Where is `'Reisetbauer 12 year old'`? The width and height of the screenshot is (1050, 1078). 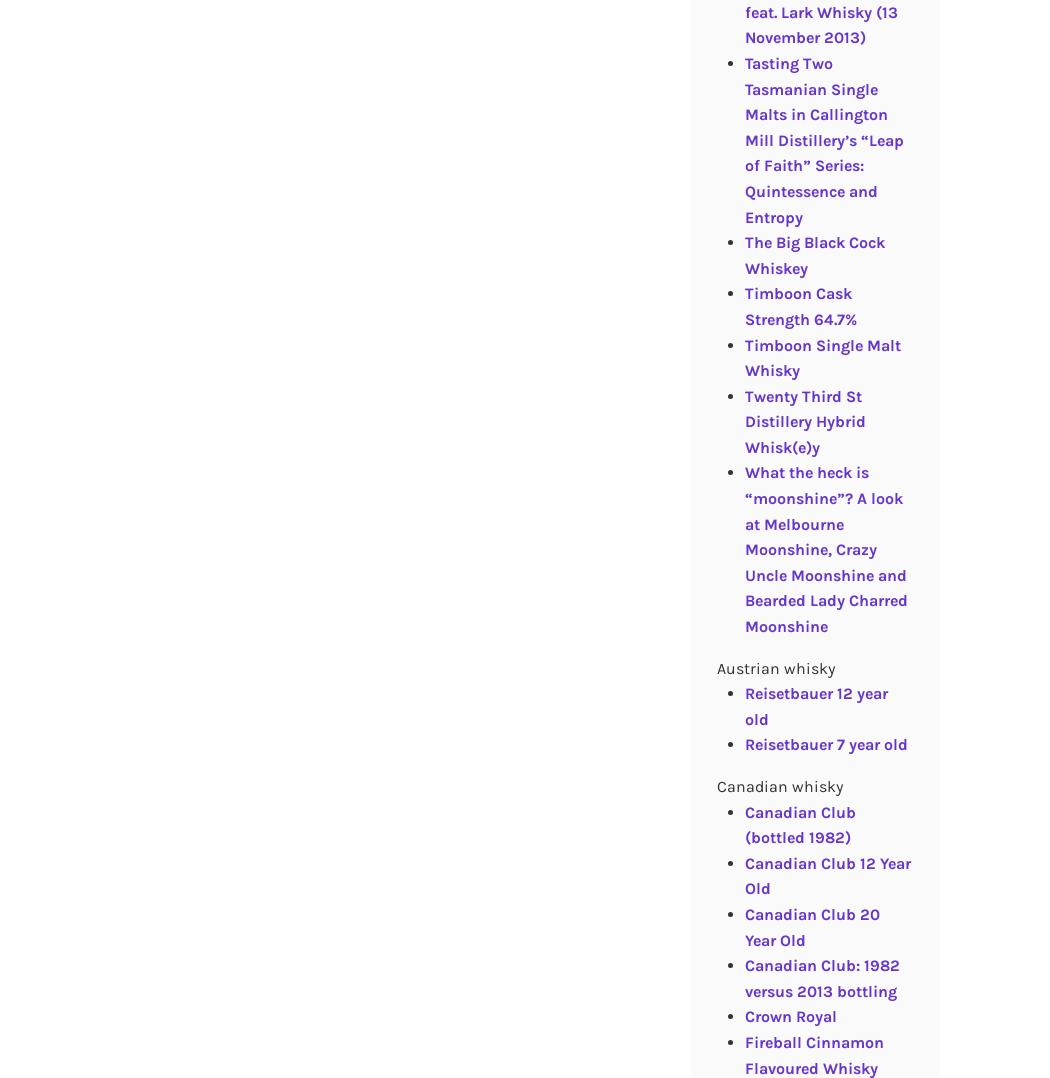
'Reisetbauer 12 year old' is located at coordinates (814, 704).